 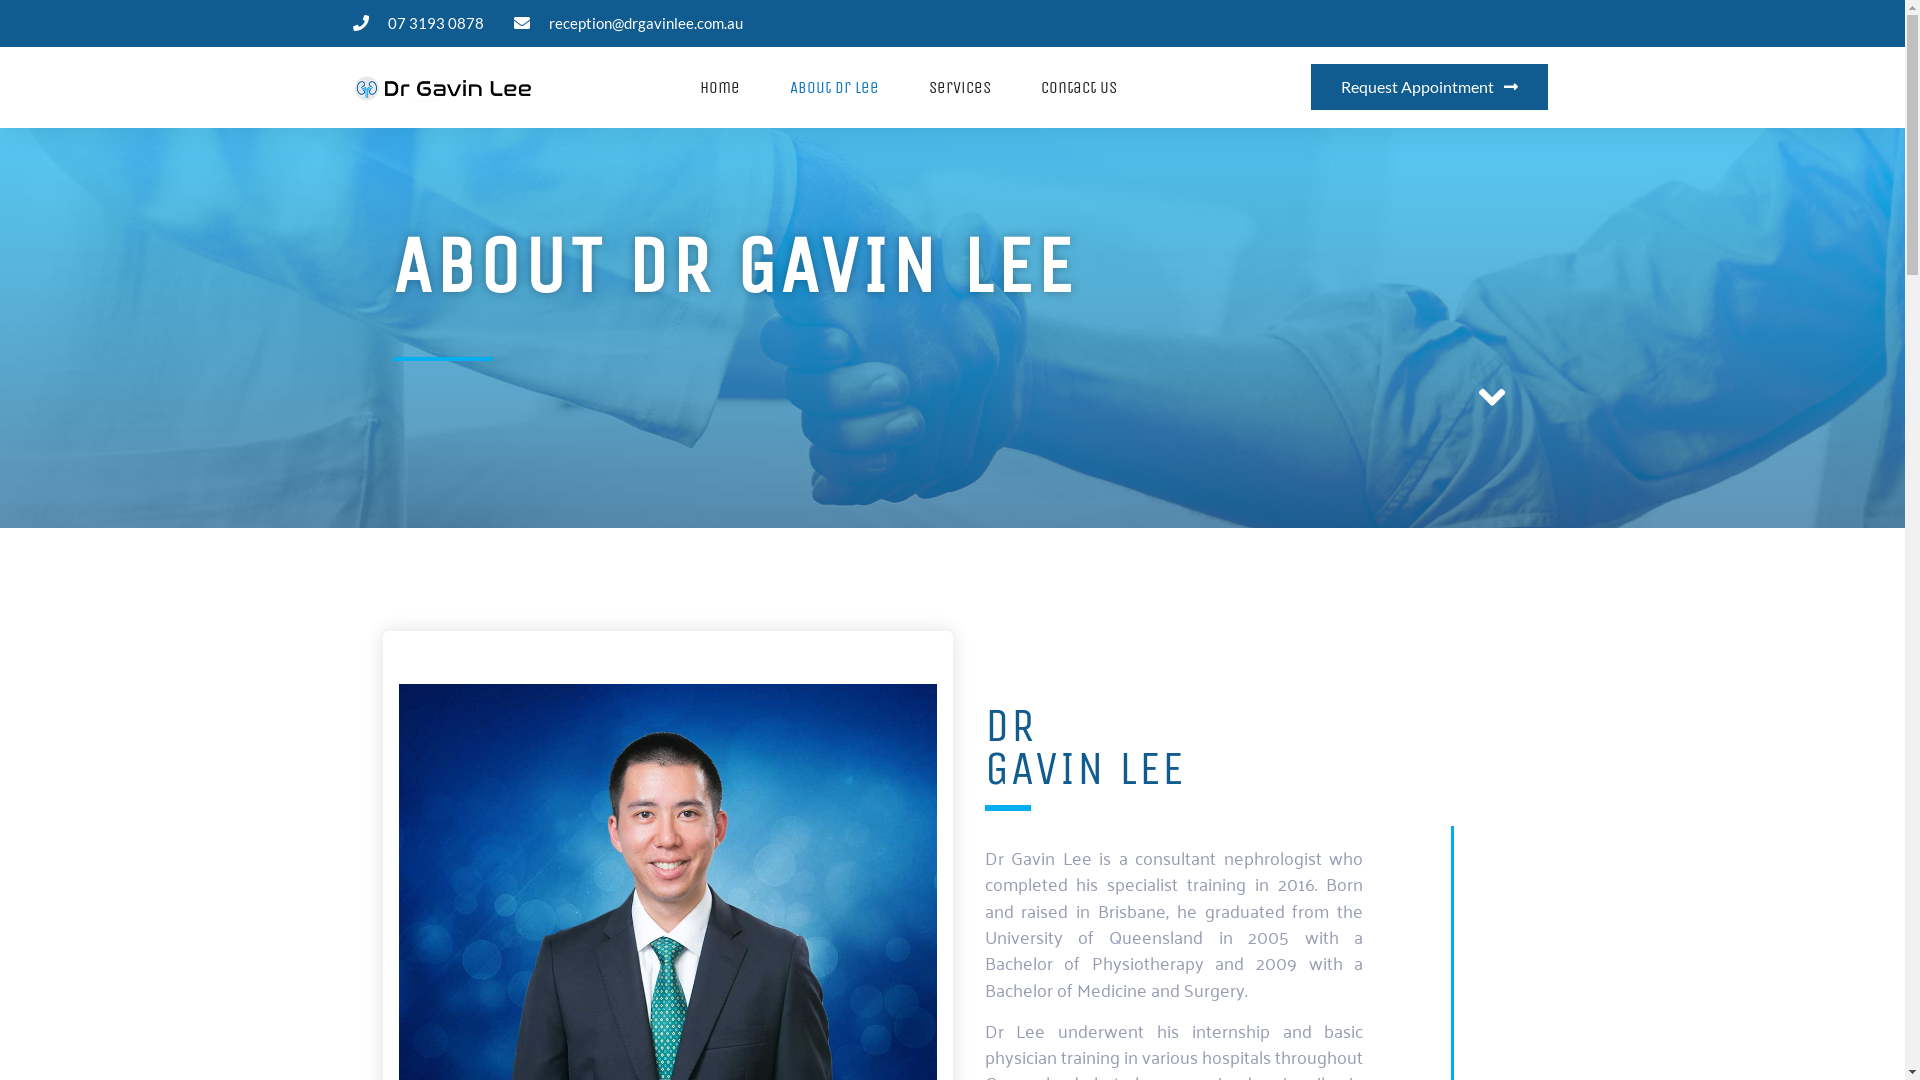 I want to click on 'reception@drgavinlee.com.au', so click(x=627, y=23).